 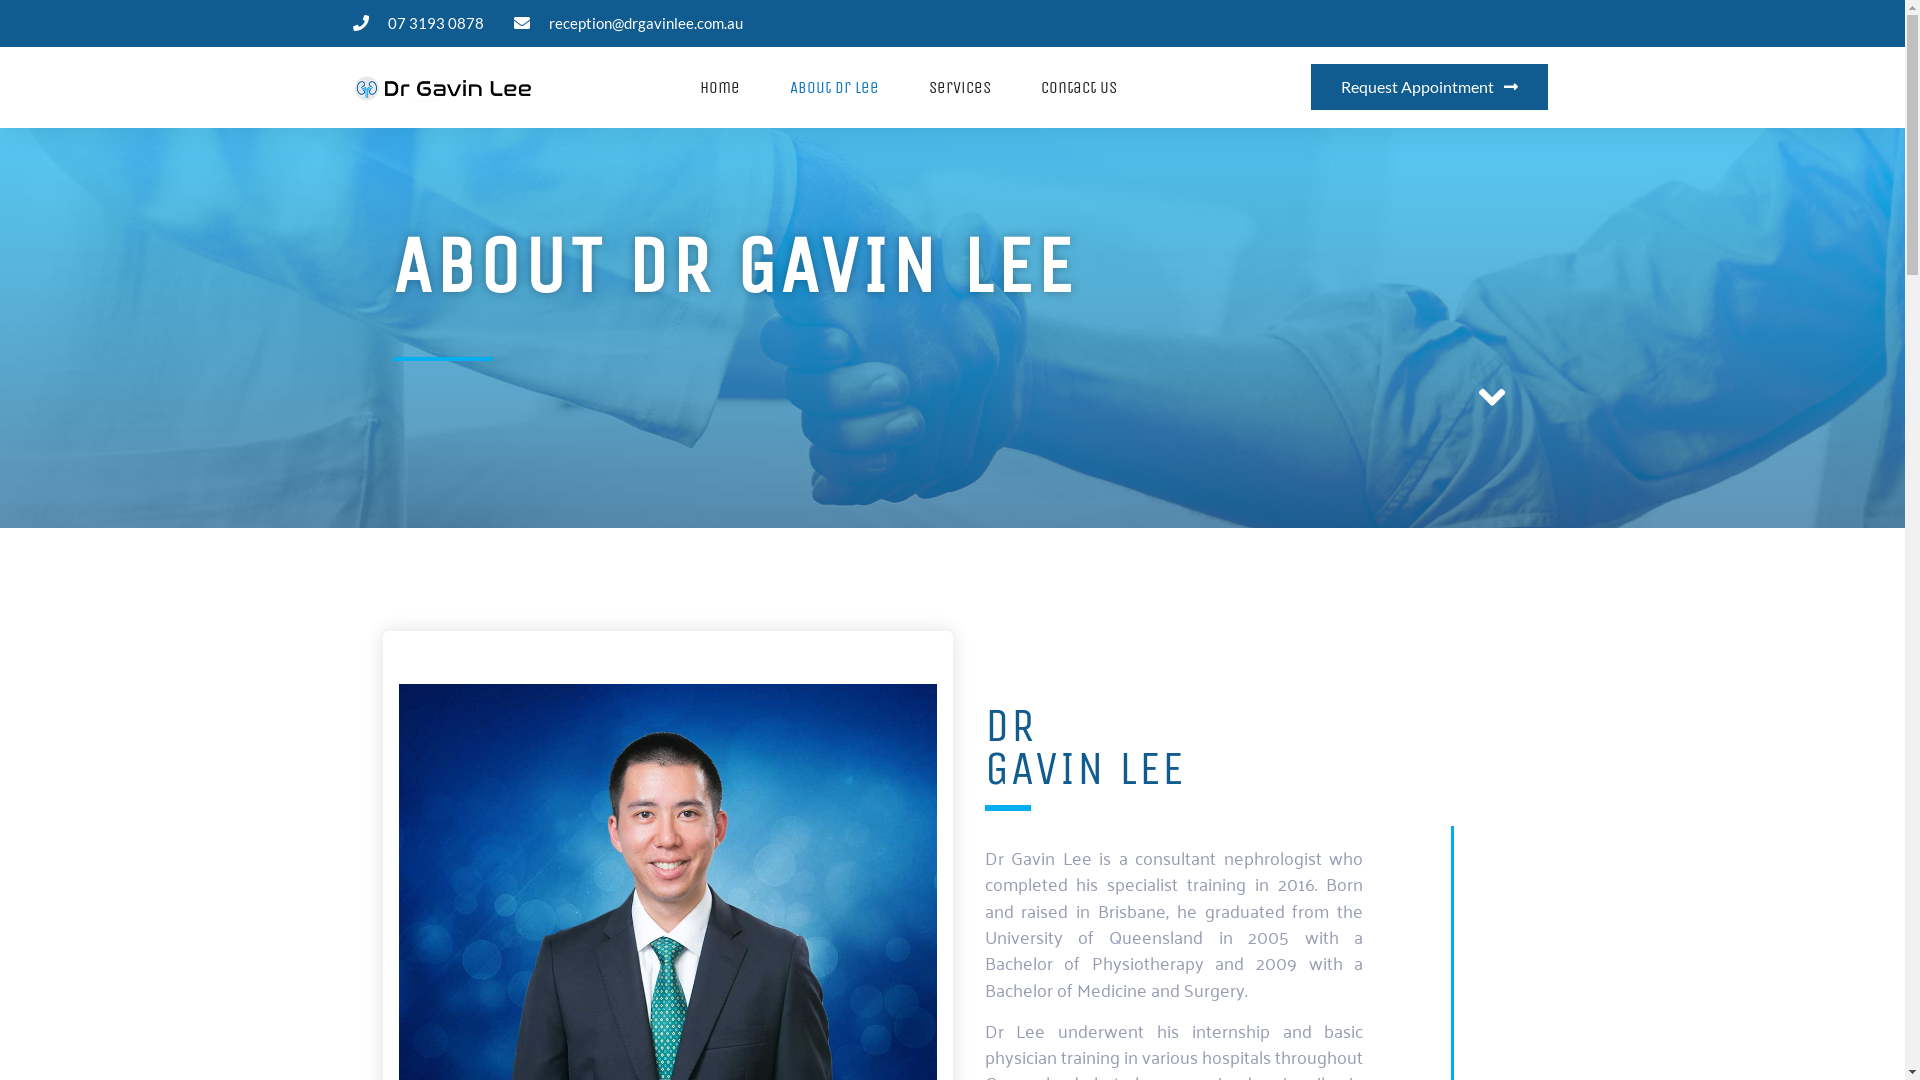 I want to click on 'reception@drgavinlee.com.au', so click(x=627, y=23).